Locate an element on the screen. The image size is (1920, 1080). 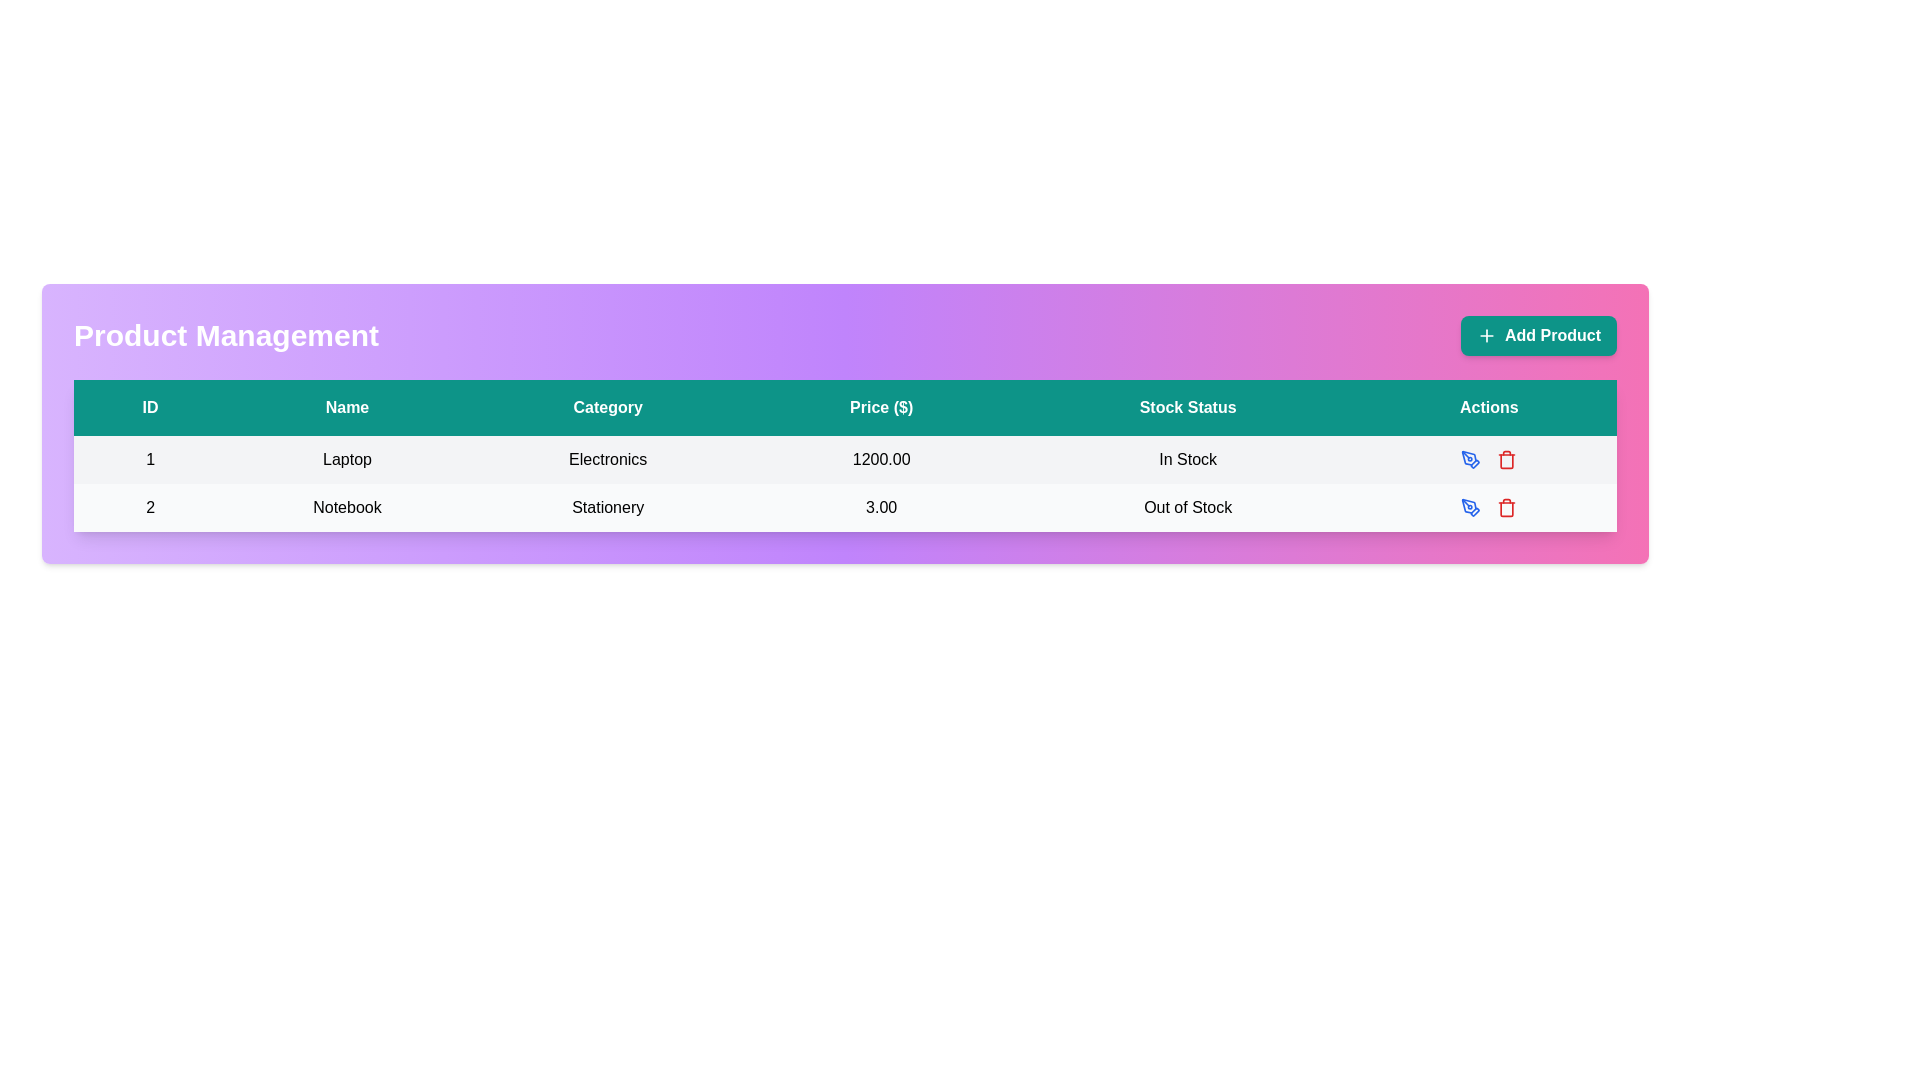
the blue pen tool icon in the second row of the product management table is located at coordinates (1471, 459).